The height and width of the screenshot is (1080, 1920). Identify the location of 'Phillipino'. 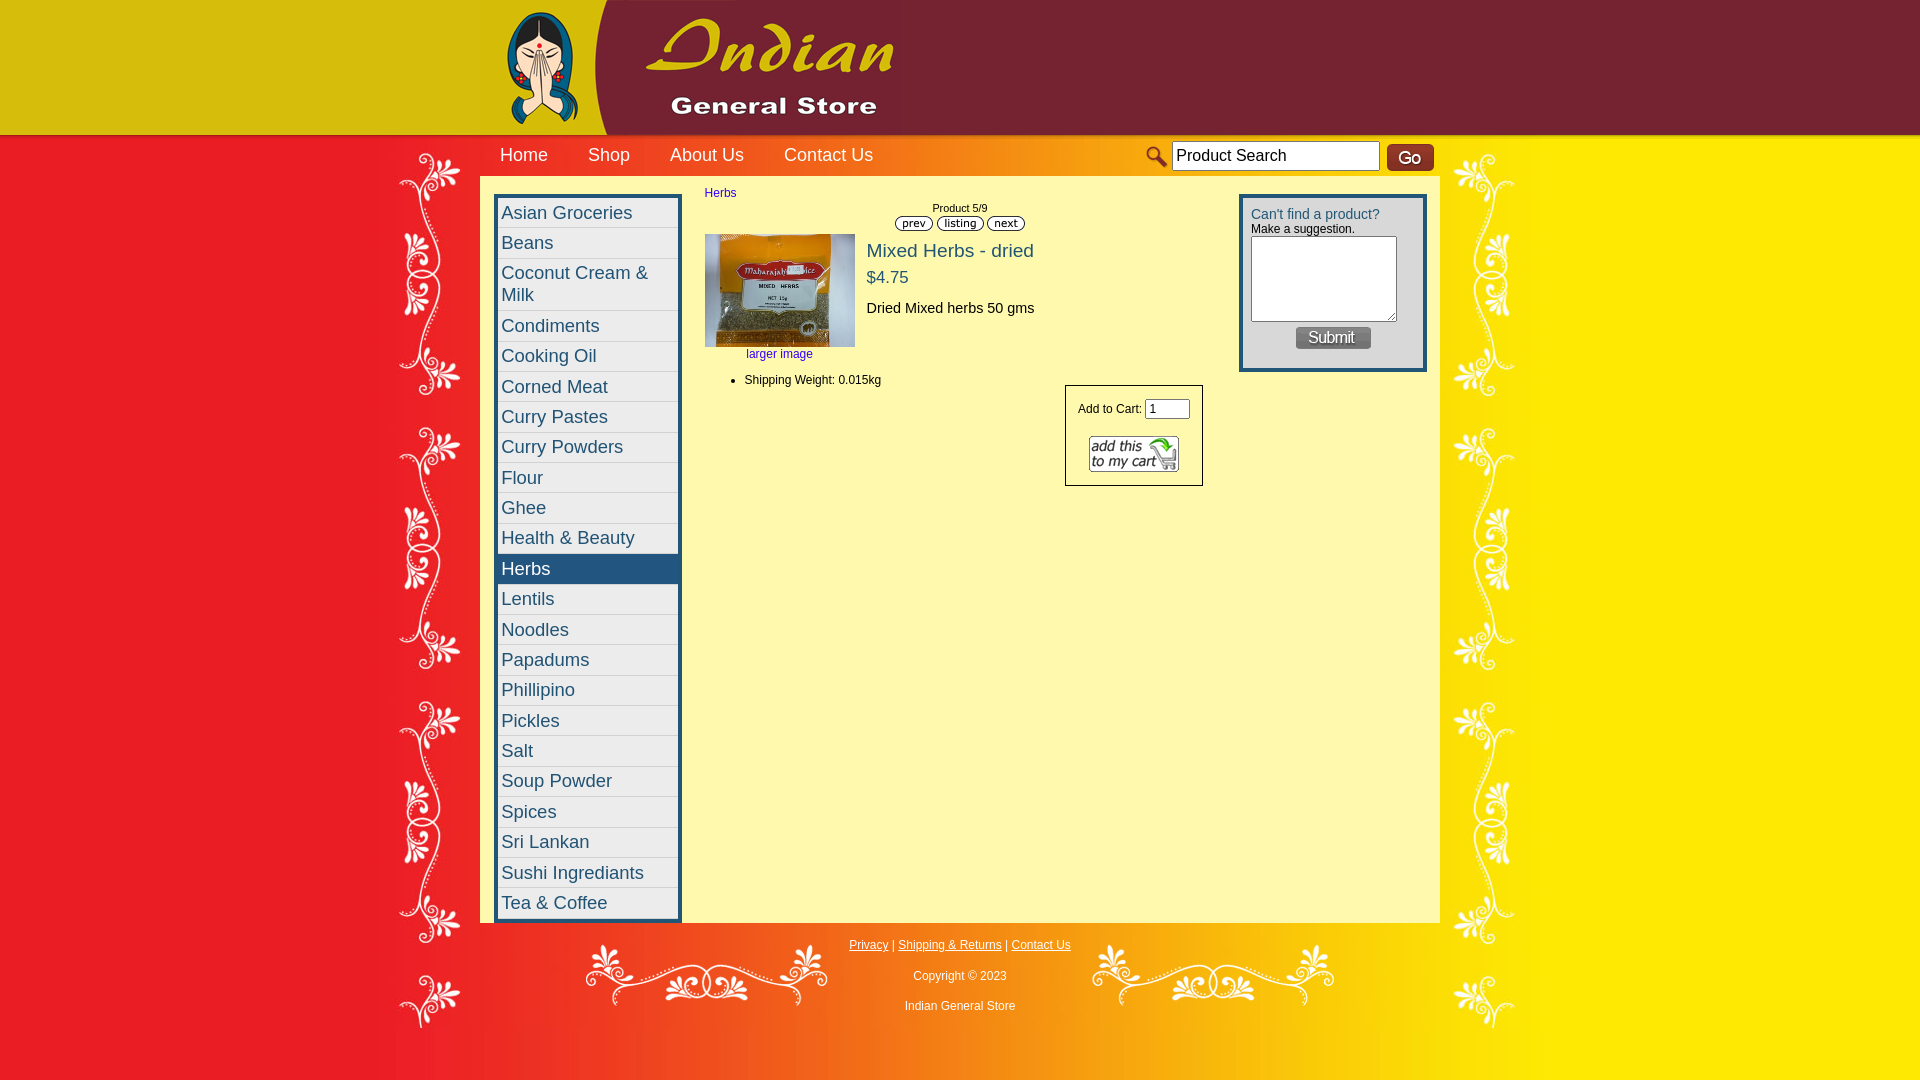
(587, 689).